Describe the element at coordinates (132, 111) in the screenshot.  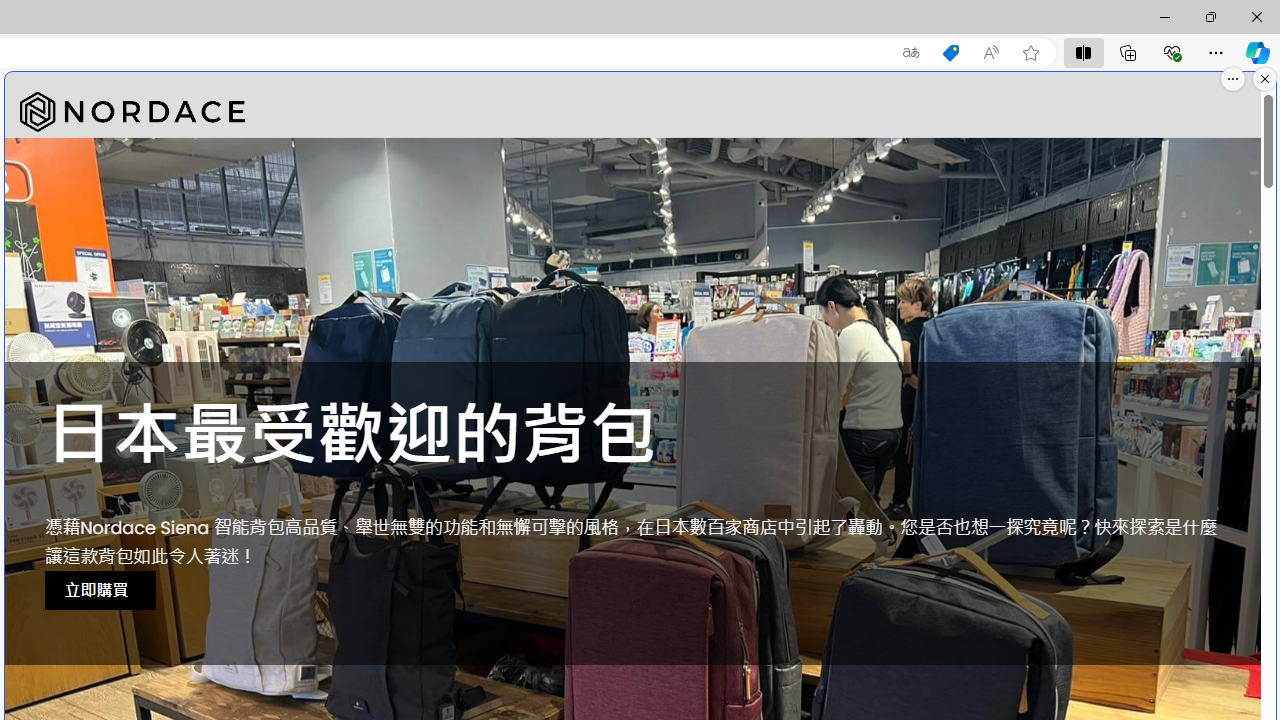
I see `'Nordace'` at that location.